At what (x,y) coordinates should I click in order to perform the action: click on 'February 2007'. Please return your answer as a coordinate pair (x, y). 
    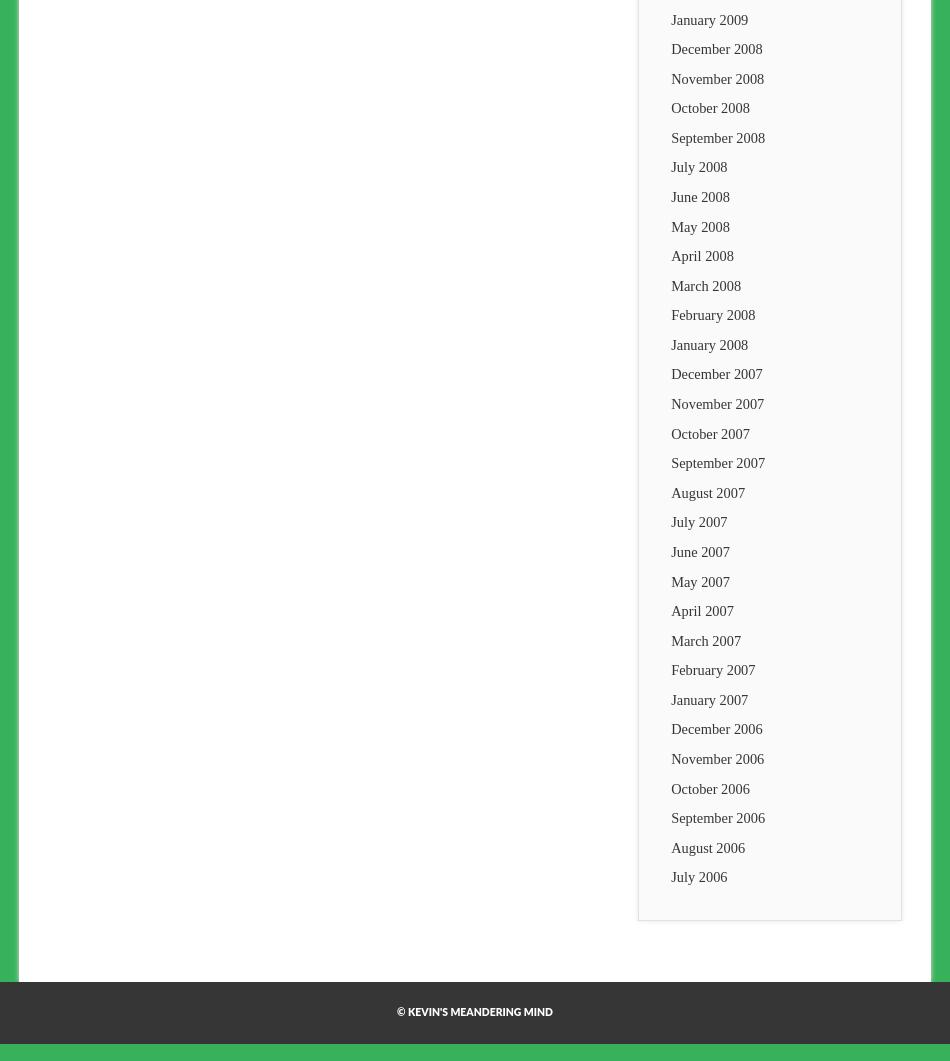
    Looking at the image, I should click on (712, 669).